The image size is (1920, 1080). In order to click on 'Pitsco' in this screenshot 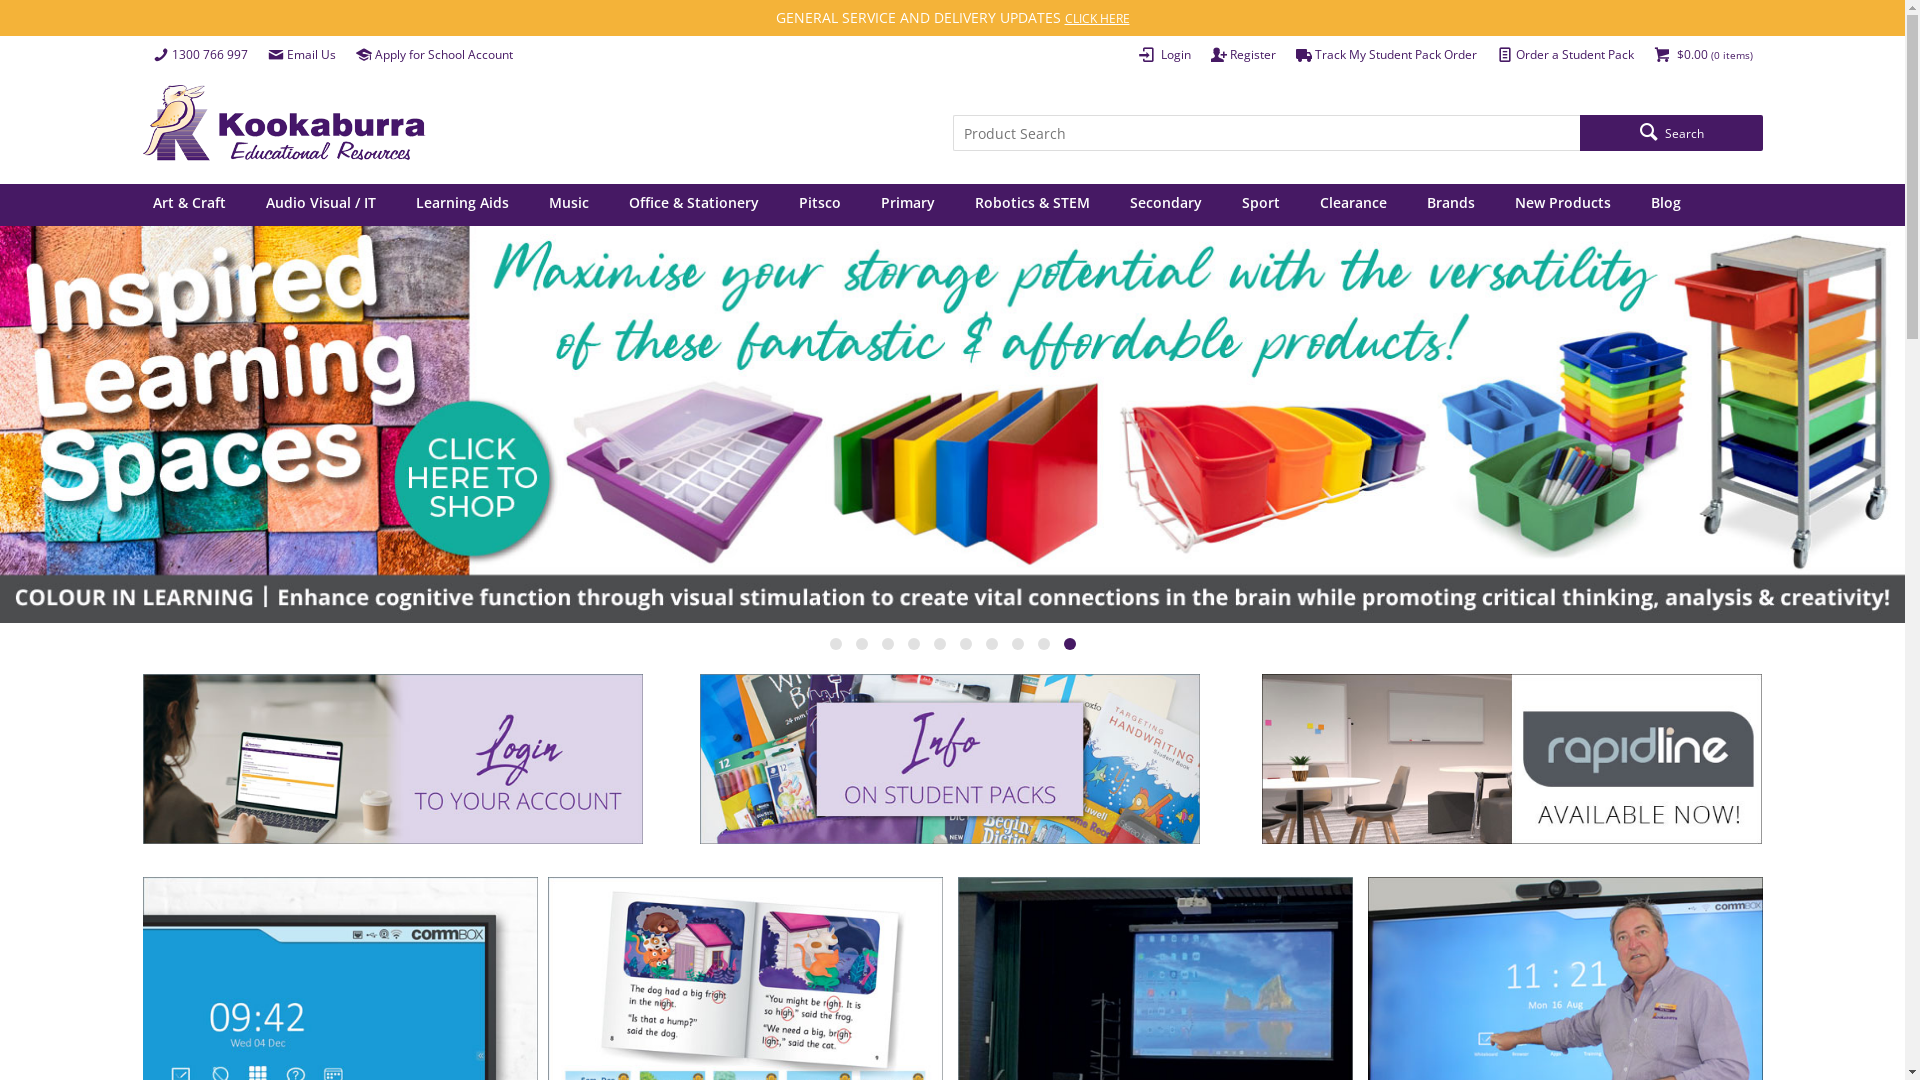, I will do `click(820, 204)`.